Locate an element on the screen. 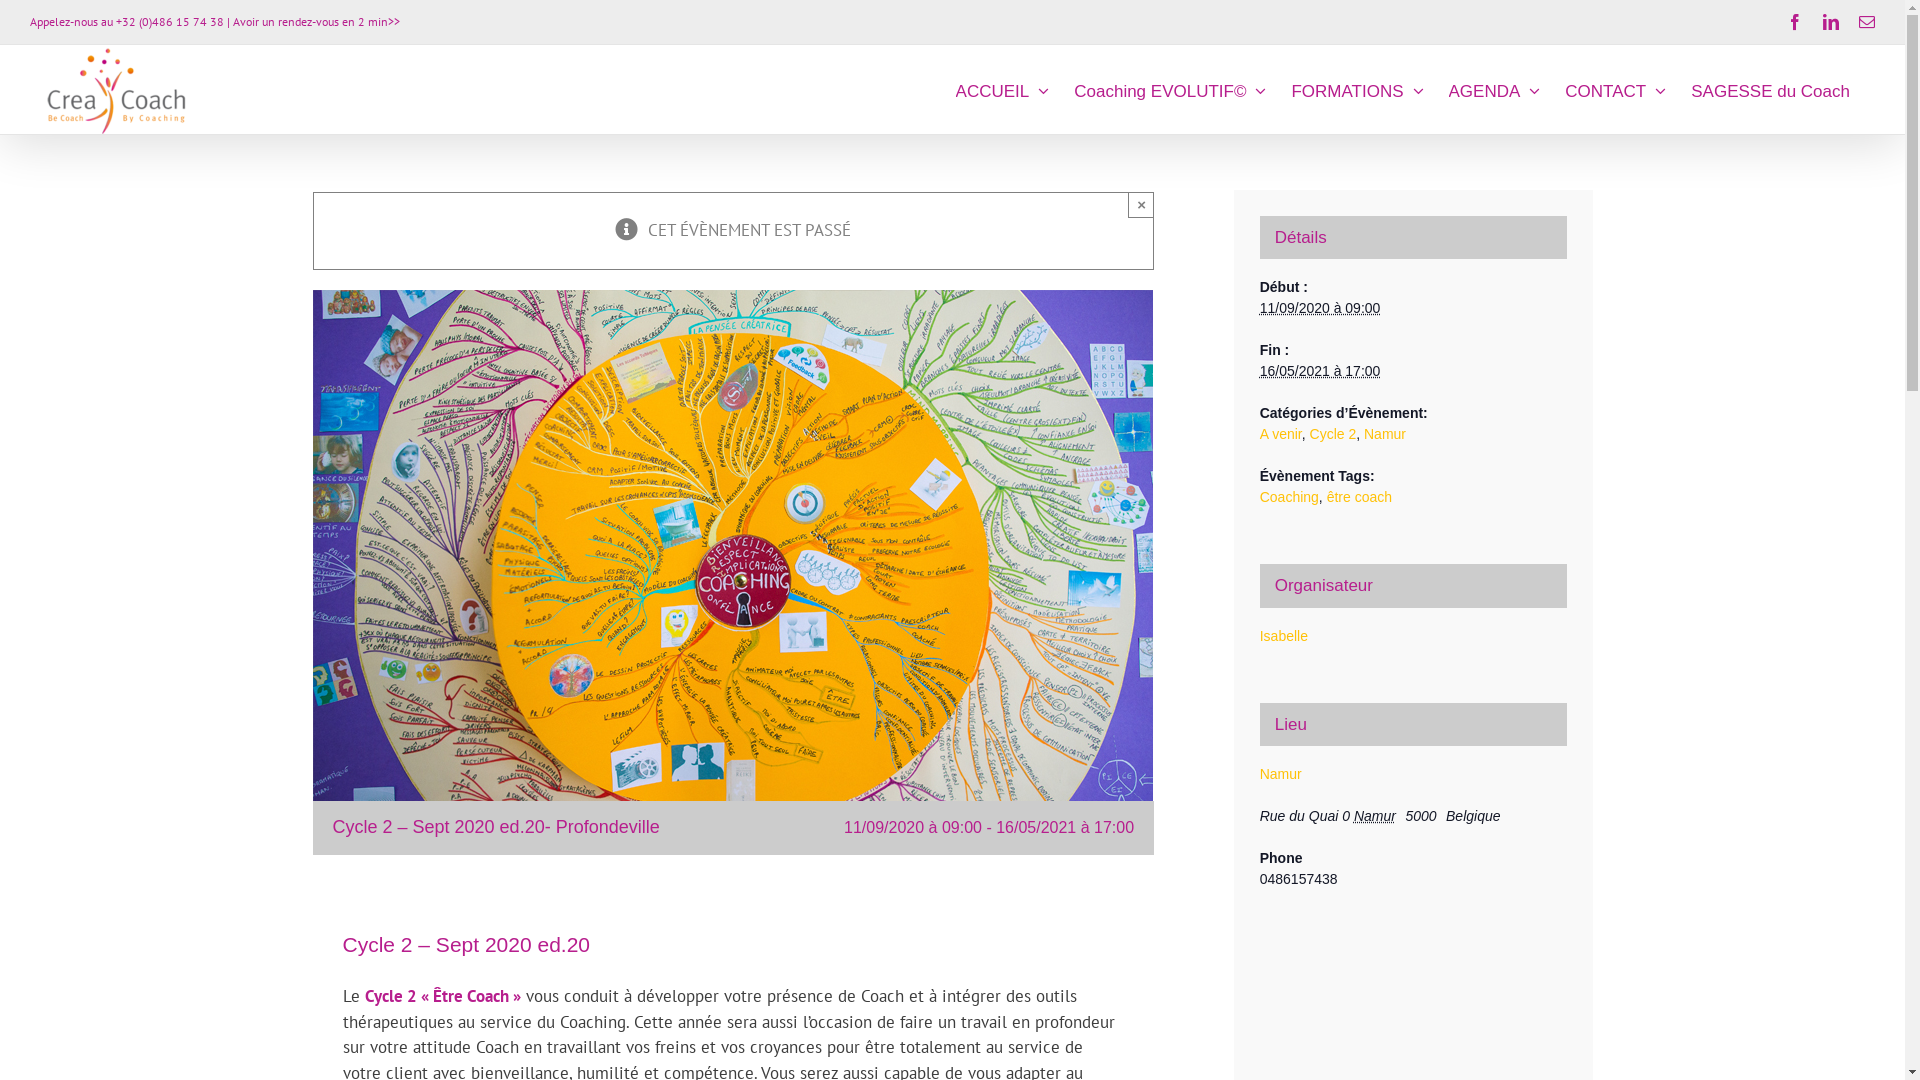  'Isabelle' is located at coordinates (1283, 636).